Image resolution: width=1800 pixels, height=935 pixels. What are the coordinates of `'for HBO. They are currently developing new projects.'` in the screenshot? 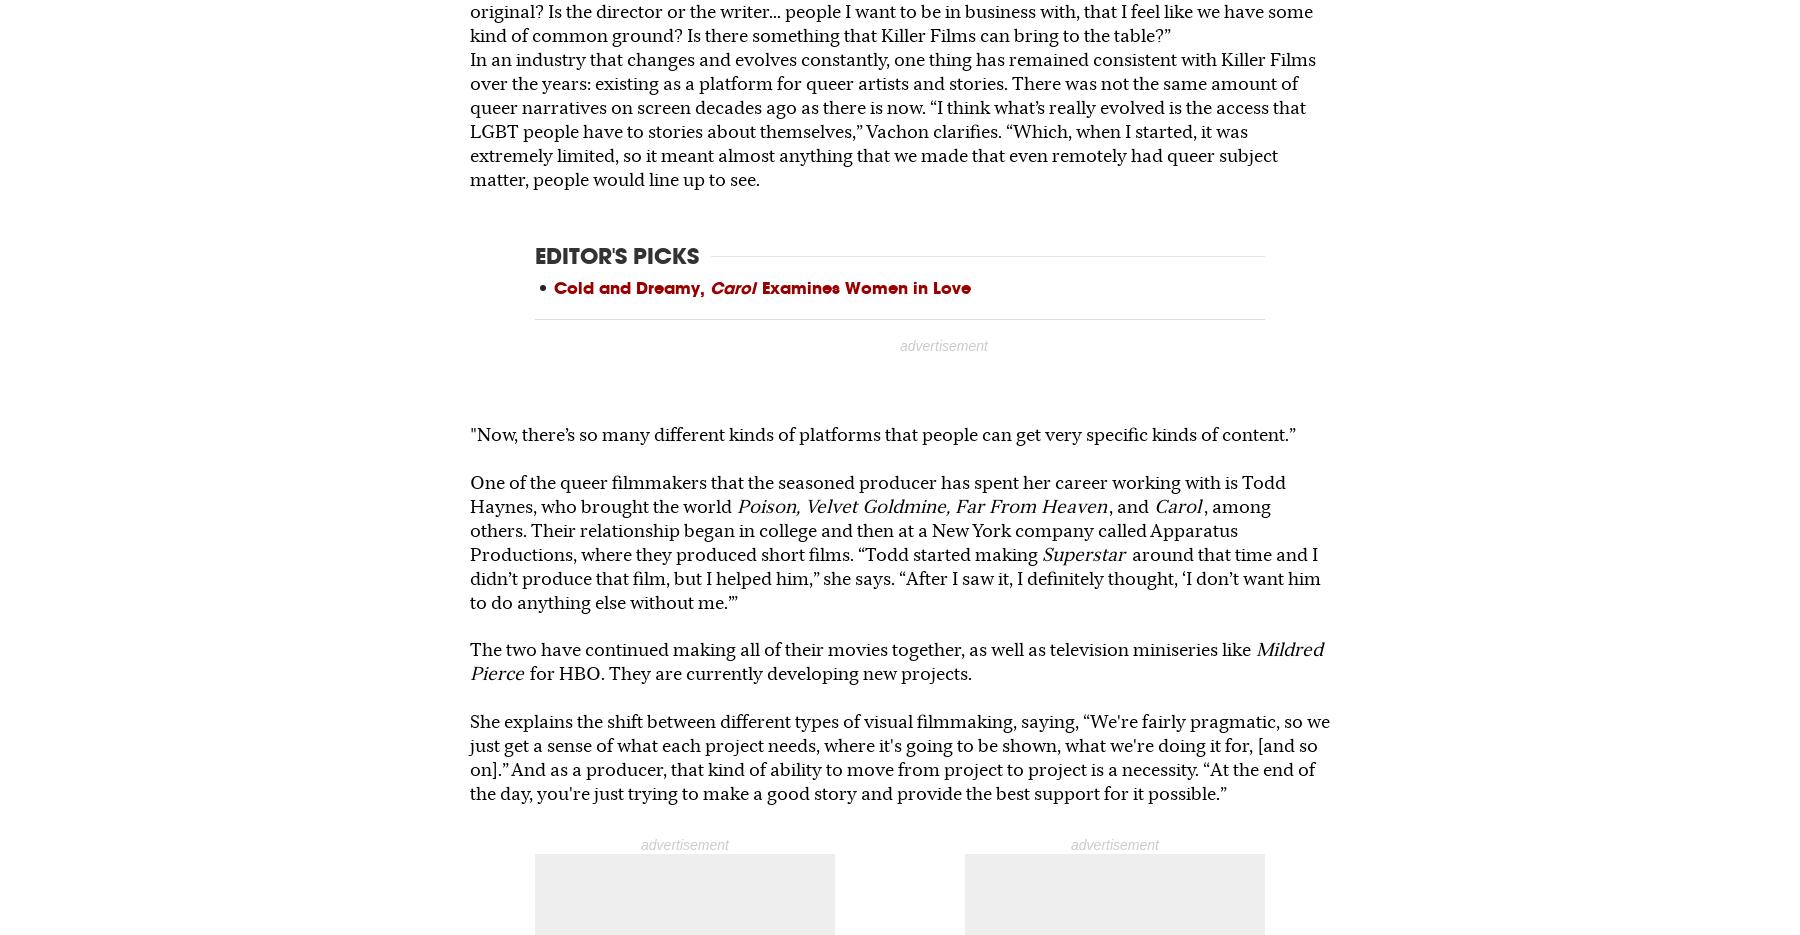 It's located at (747, 673).